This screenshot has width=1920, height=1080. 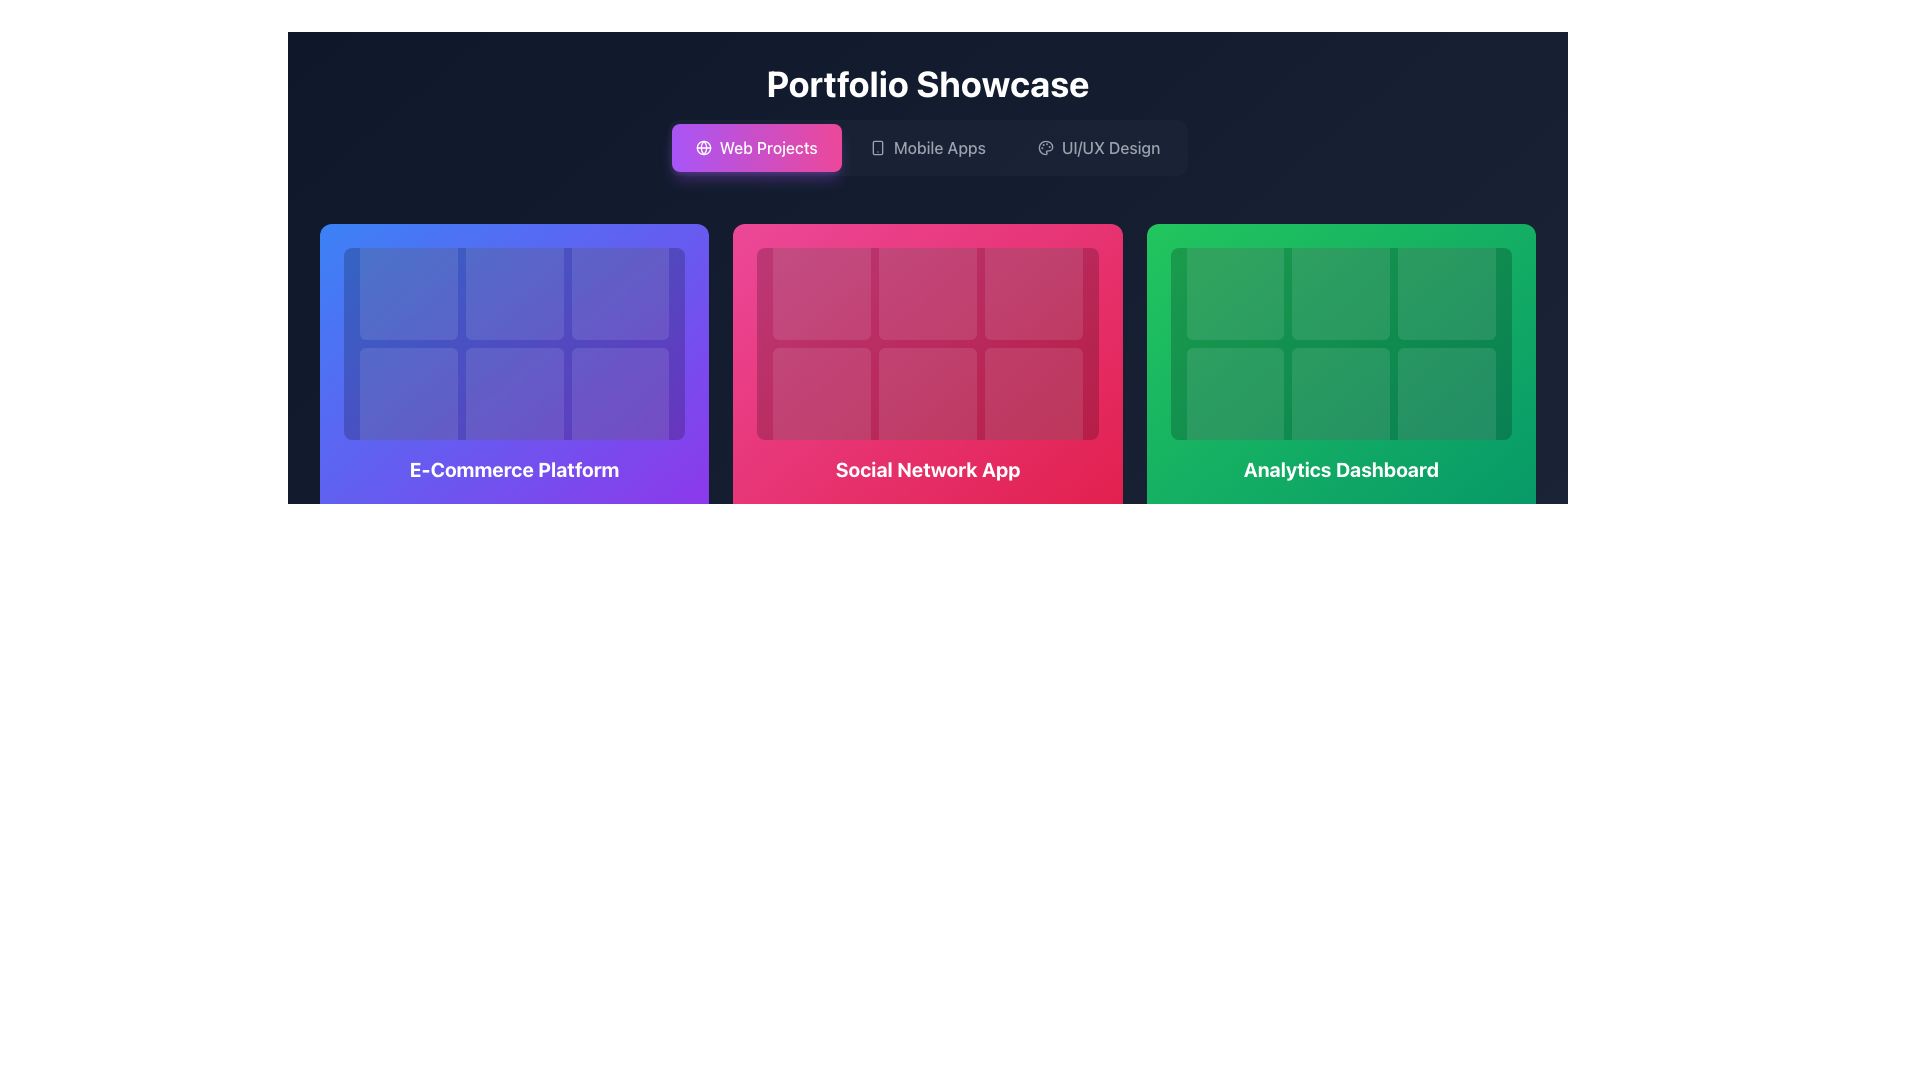 I want to click on the first tile in the grid of six within the 'Analytics Dashboard' section to observe hover effects, so click(x=1234, y=291).